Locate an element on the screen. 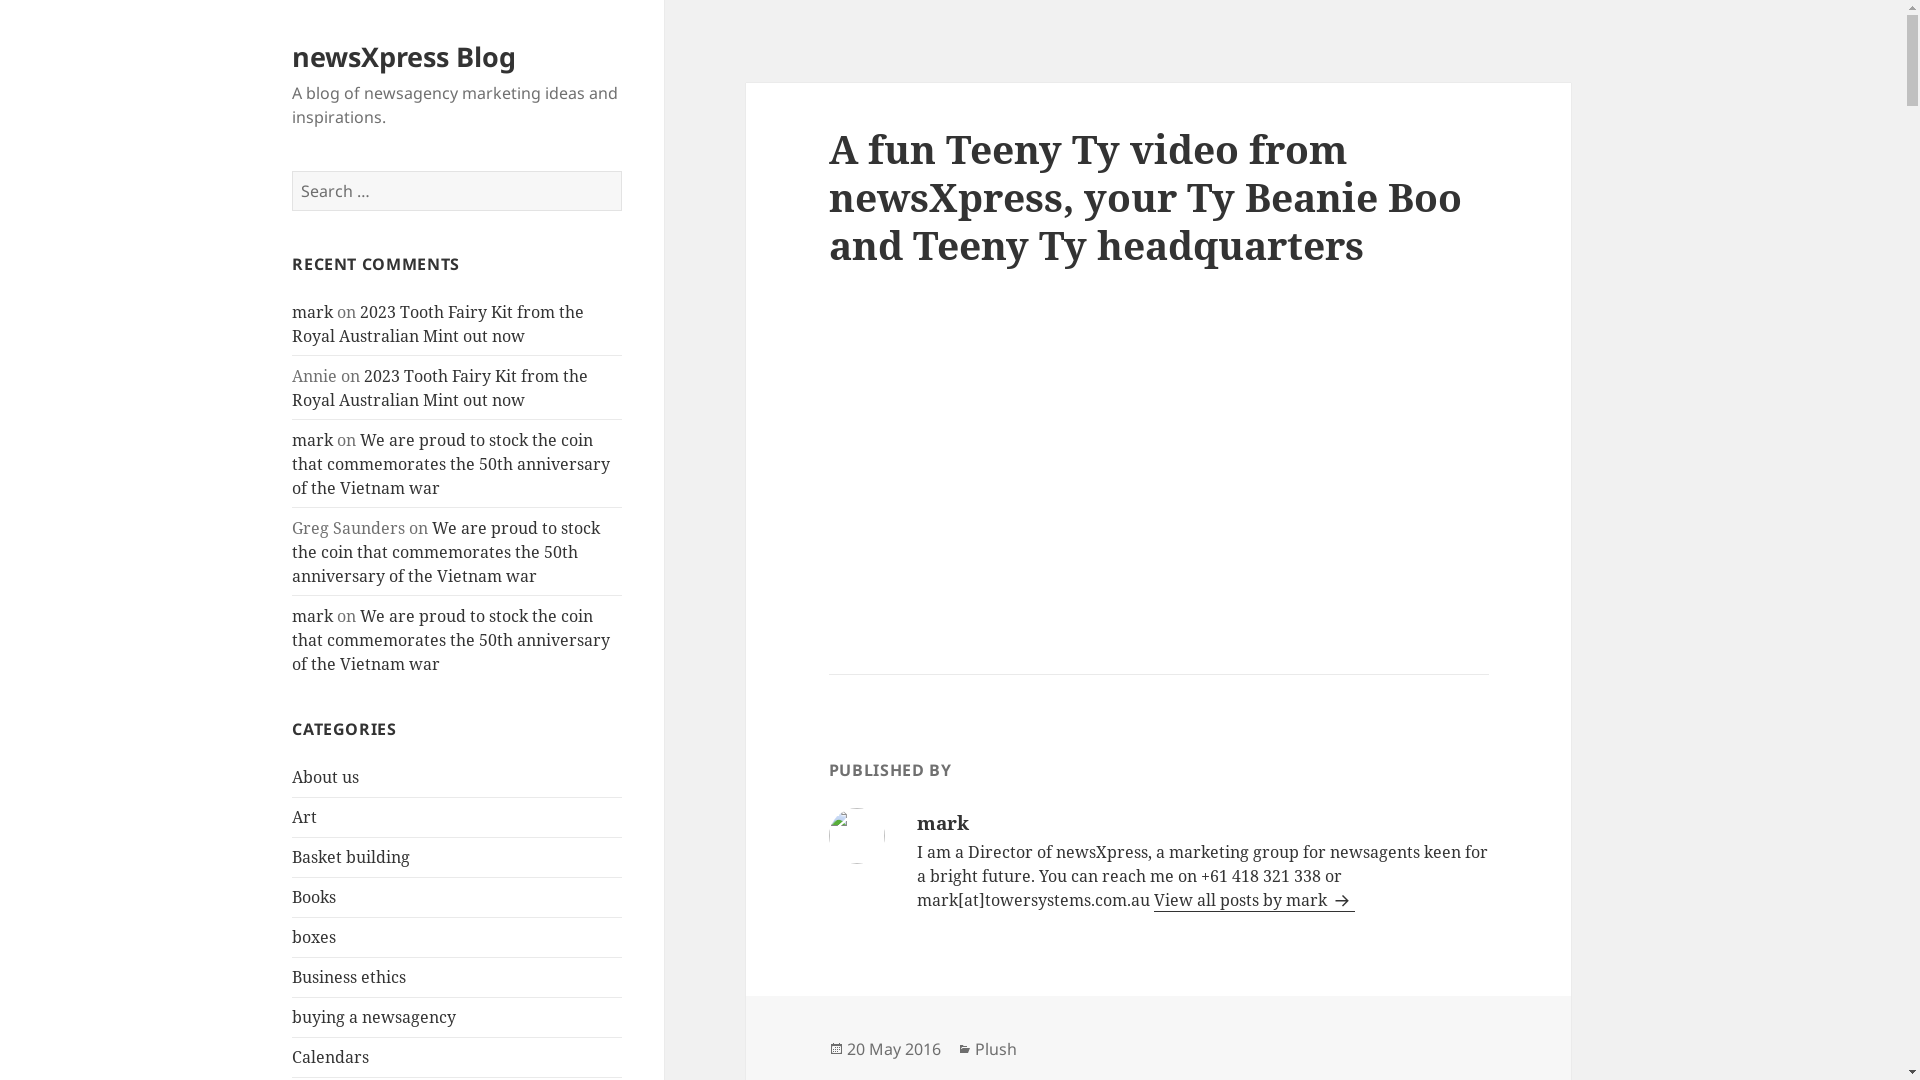 This screenshot has width=1920, height=1080. 'About us' is located at coordinates (325, 775).